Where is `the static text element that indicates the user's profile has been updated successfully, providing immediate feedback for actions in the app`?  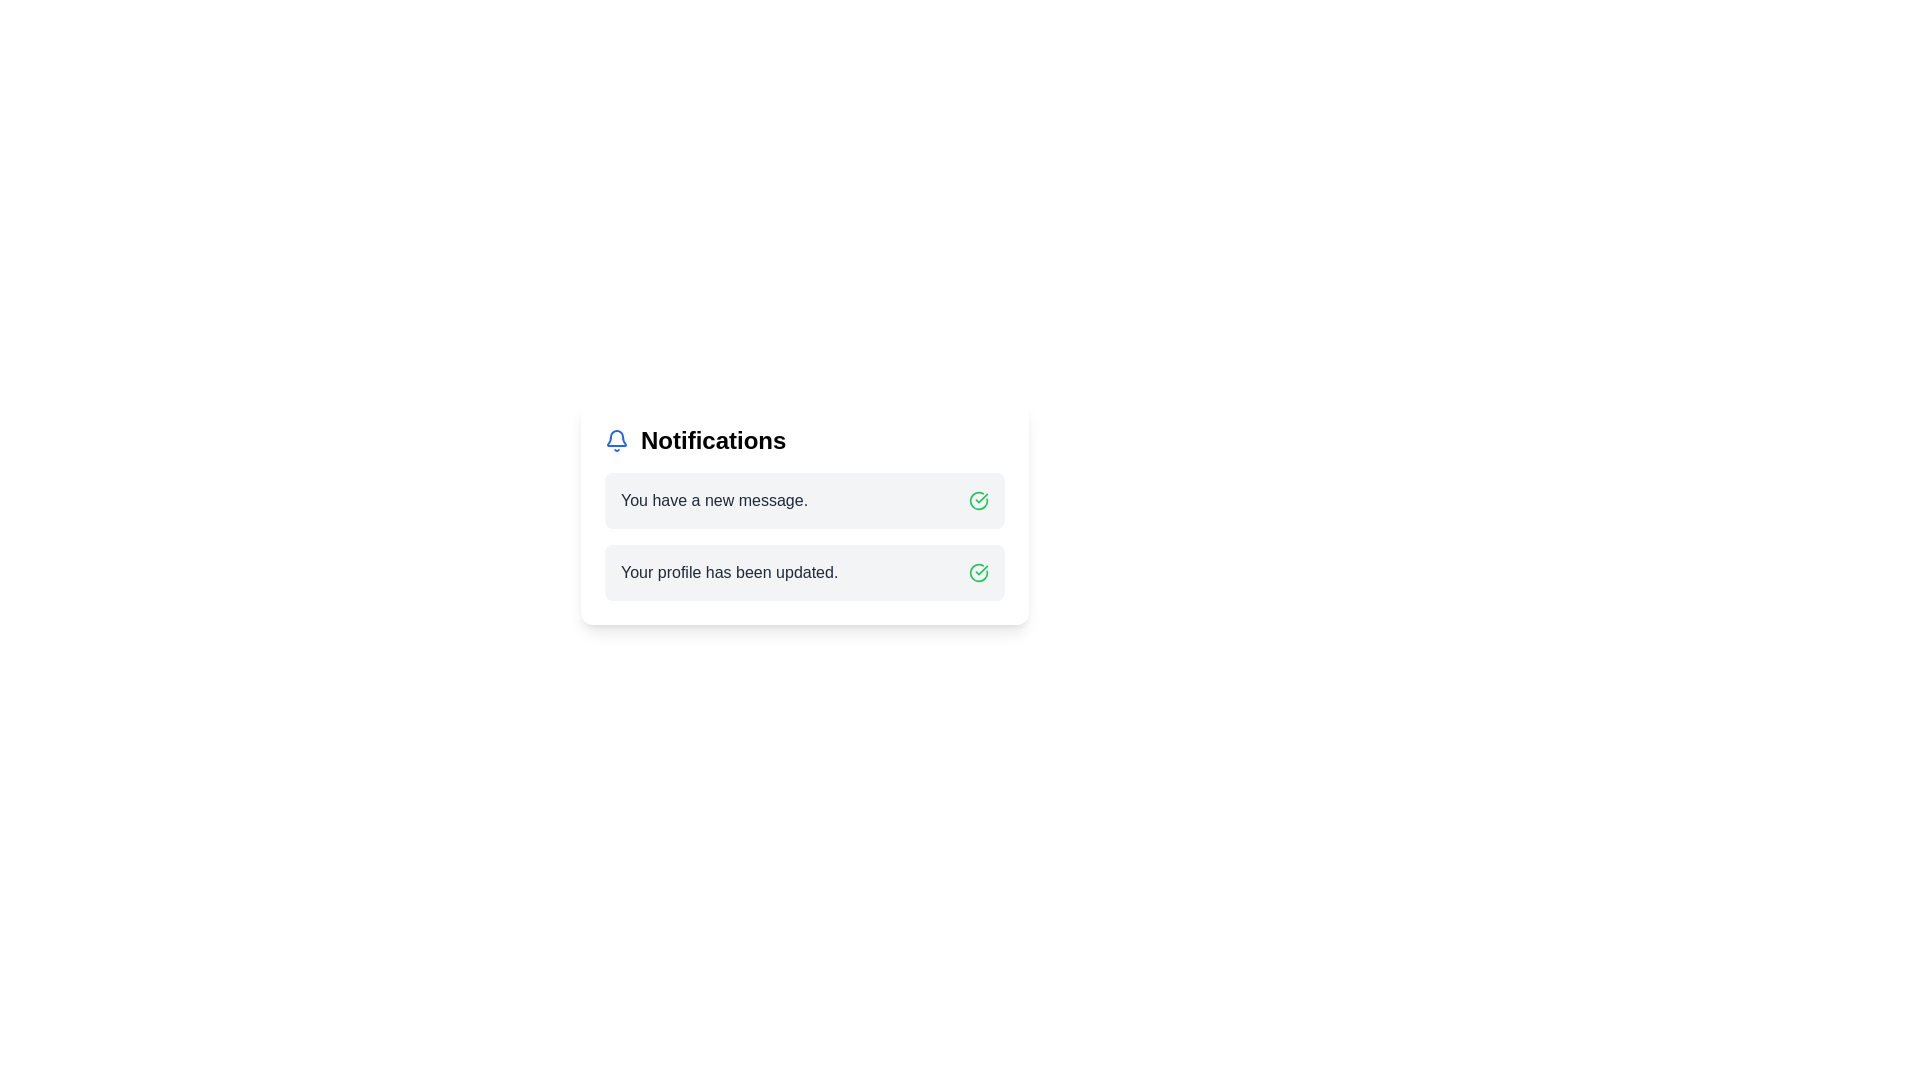
the static text element that indicates the user's profile has been updated successfully, providing immediate feedback for actions in the app is located at coordinates (728, 573).